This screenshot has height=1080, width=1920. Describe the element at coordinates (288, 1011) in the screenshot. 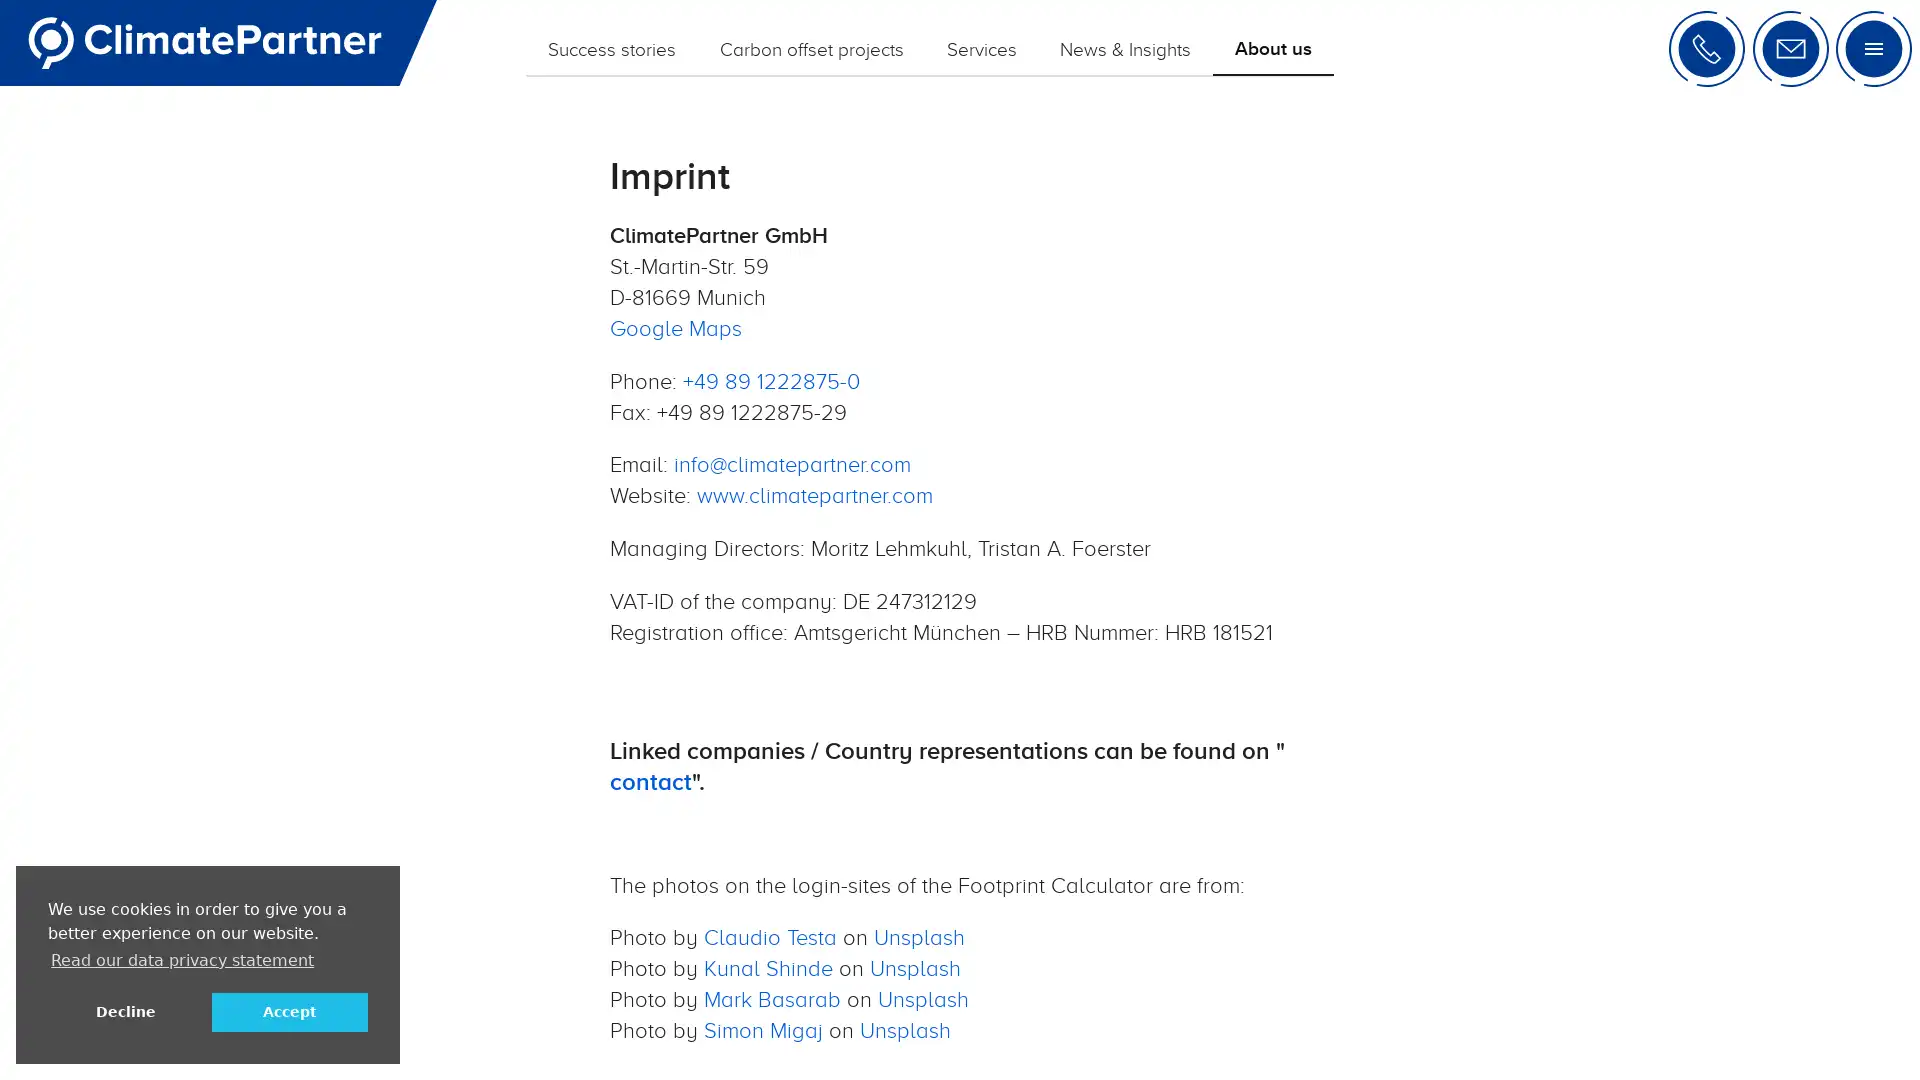

I see `allow cookies` at that location.